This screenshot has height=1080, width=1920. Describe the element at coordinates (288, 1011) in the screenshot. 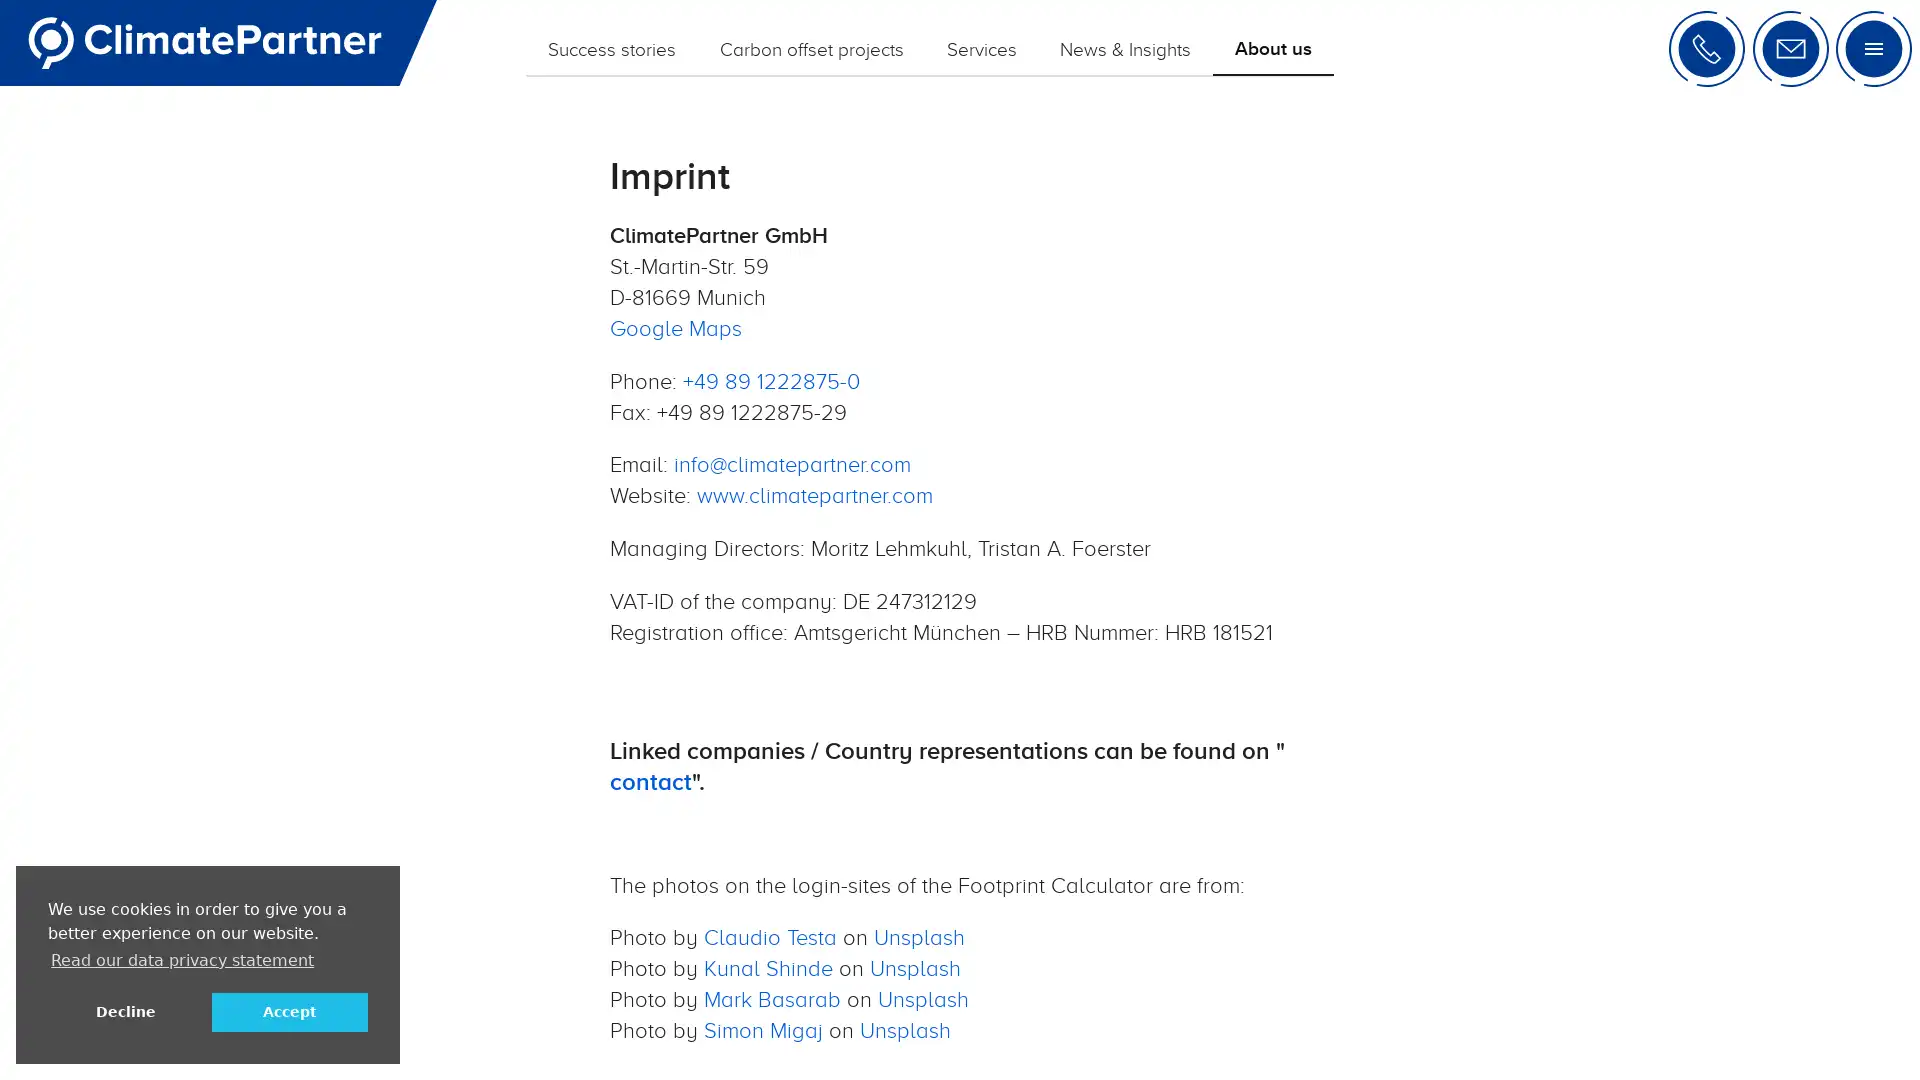

I see `allow cookies` at that location.